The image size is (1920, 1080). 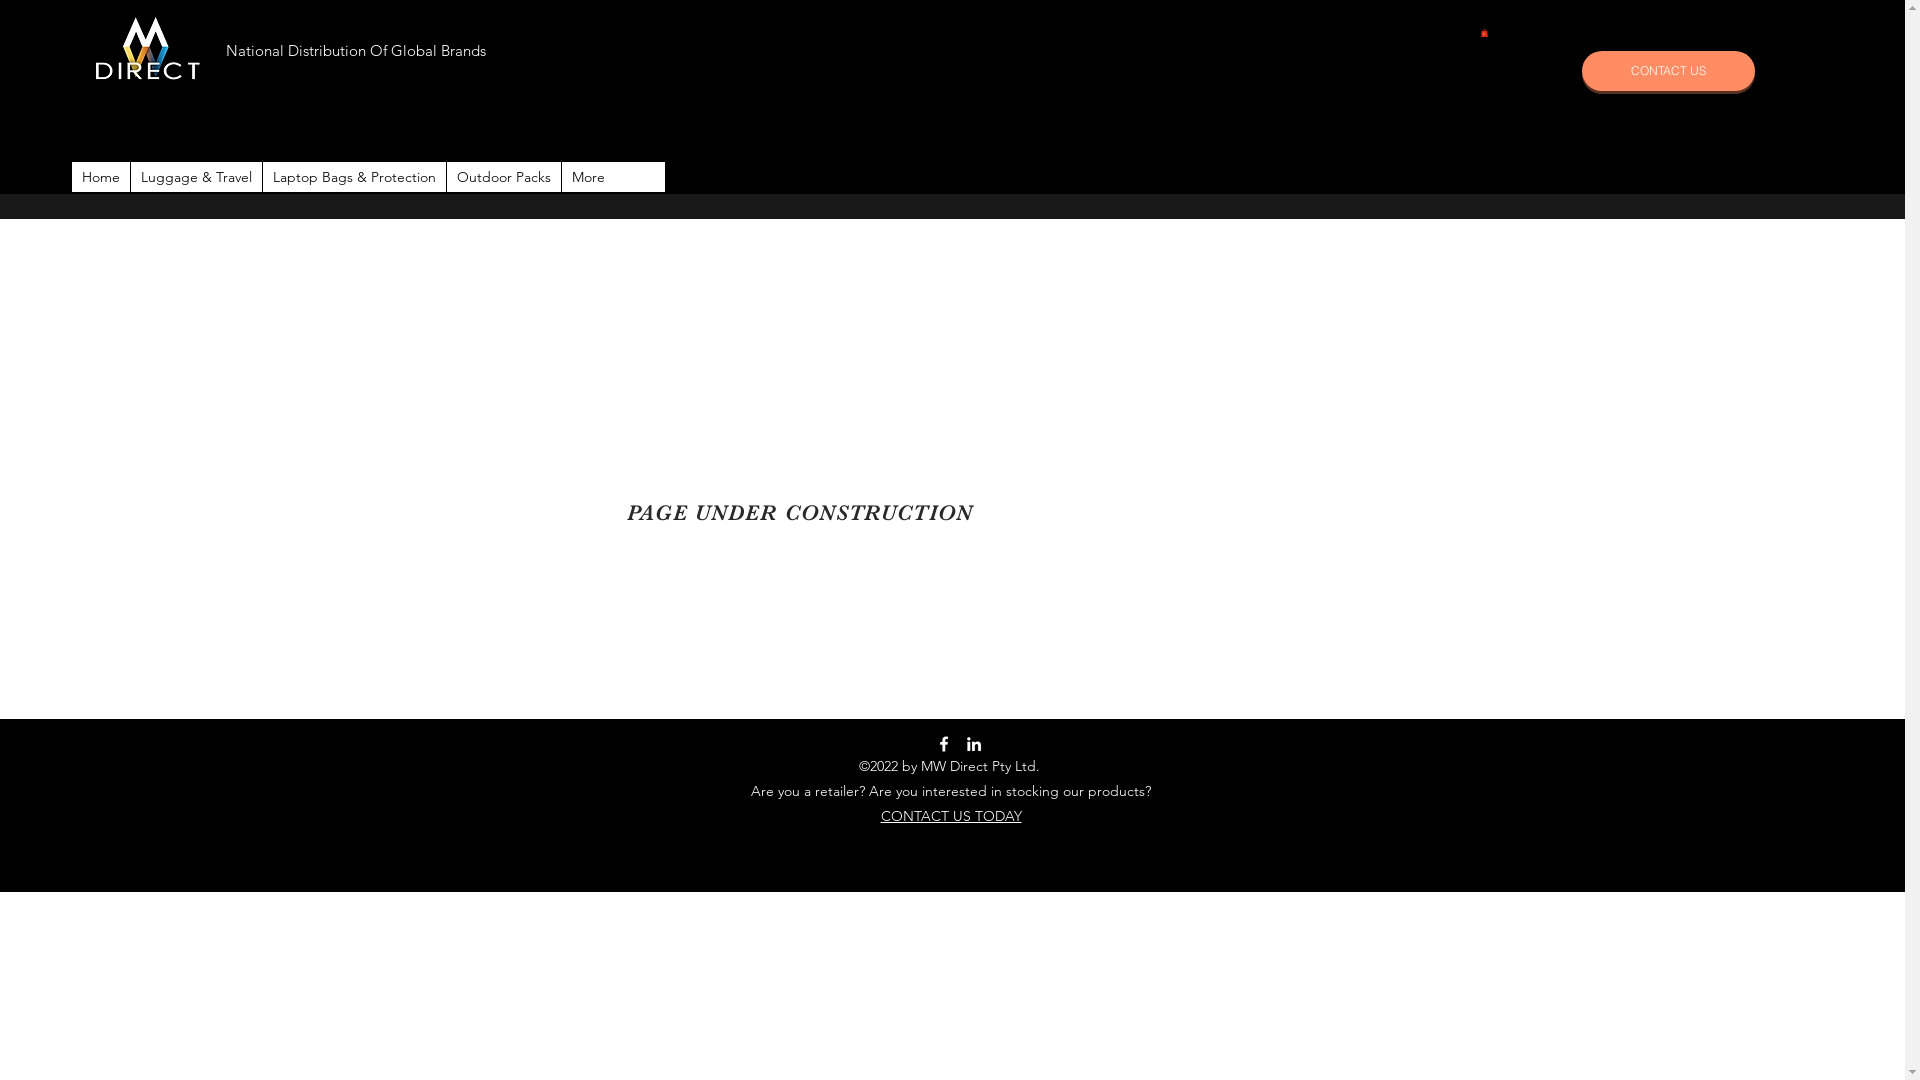 I want to click on 'Outdoor Packs', so click(x=503, y=176).